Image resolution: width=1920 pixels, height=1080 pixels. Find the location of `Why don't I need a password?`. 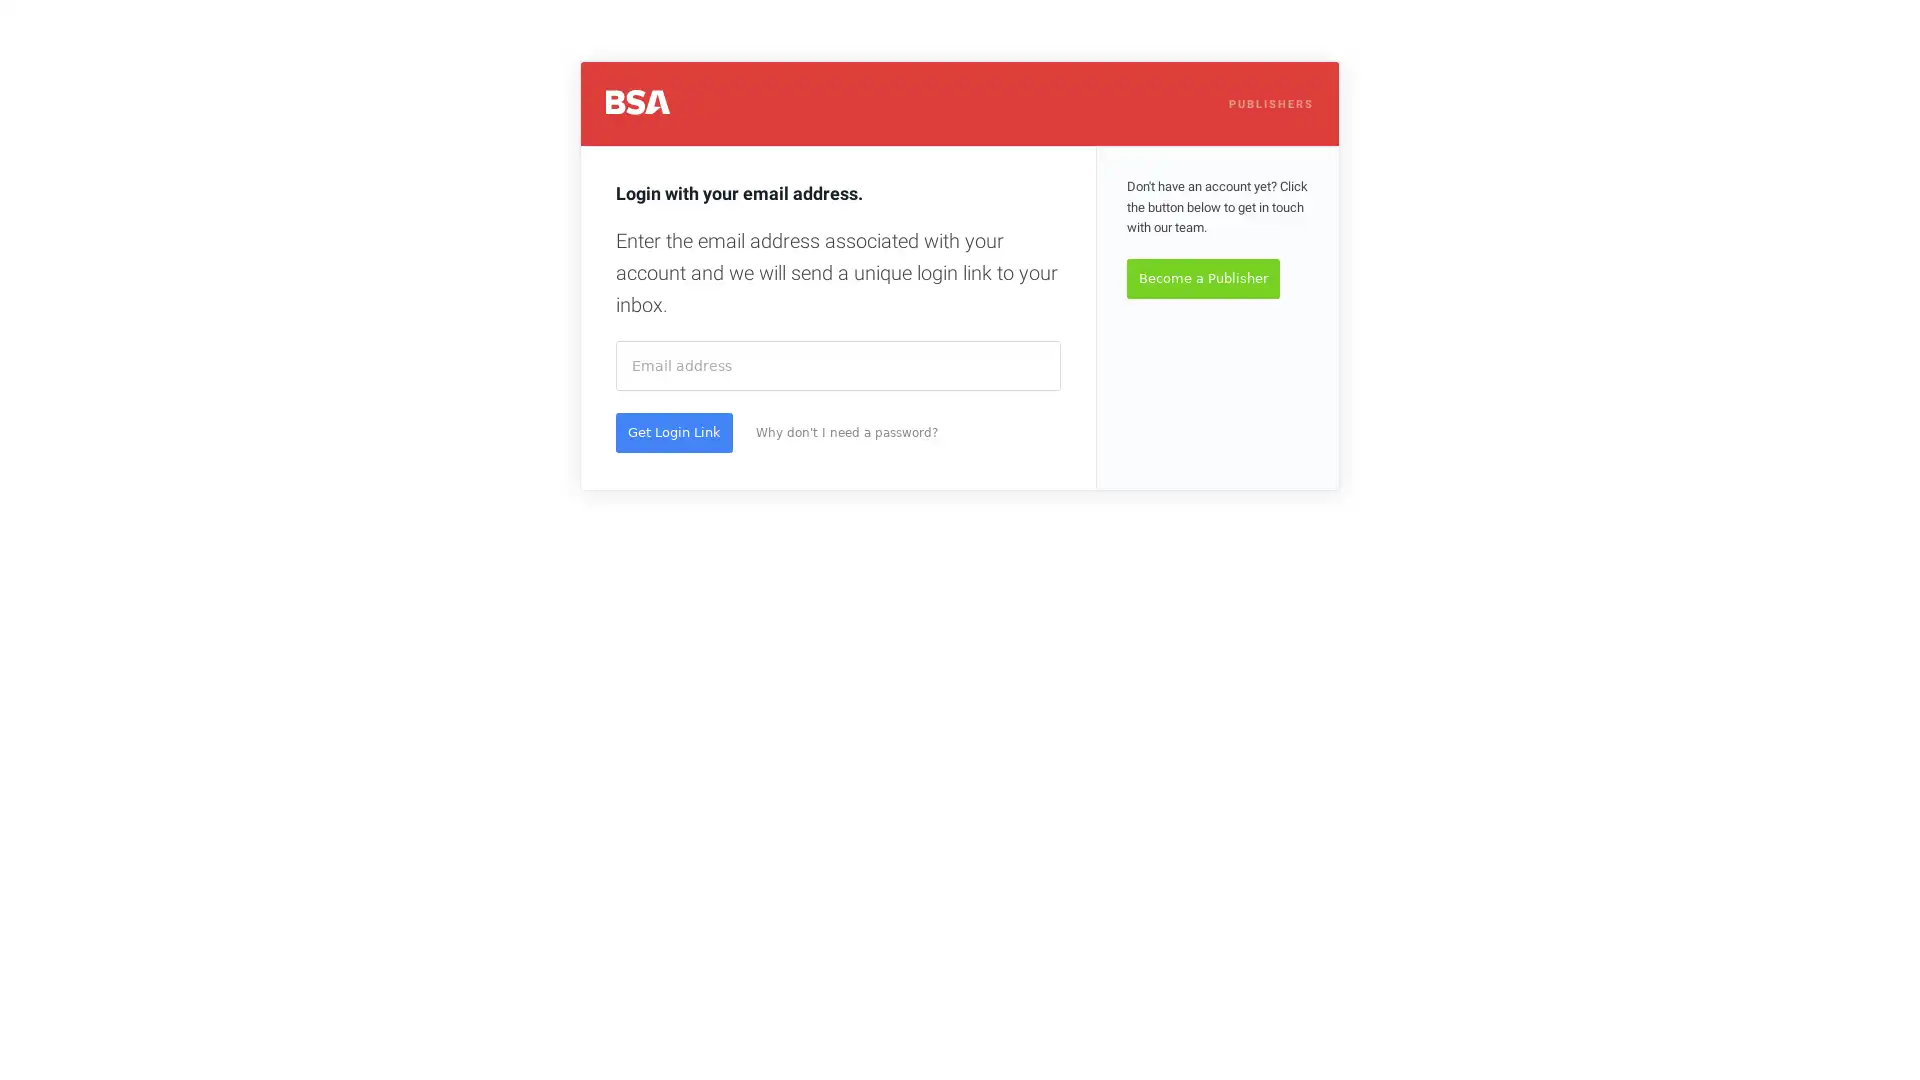

Why don't I need a password? is located at coordinates (846, 431).